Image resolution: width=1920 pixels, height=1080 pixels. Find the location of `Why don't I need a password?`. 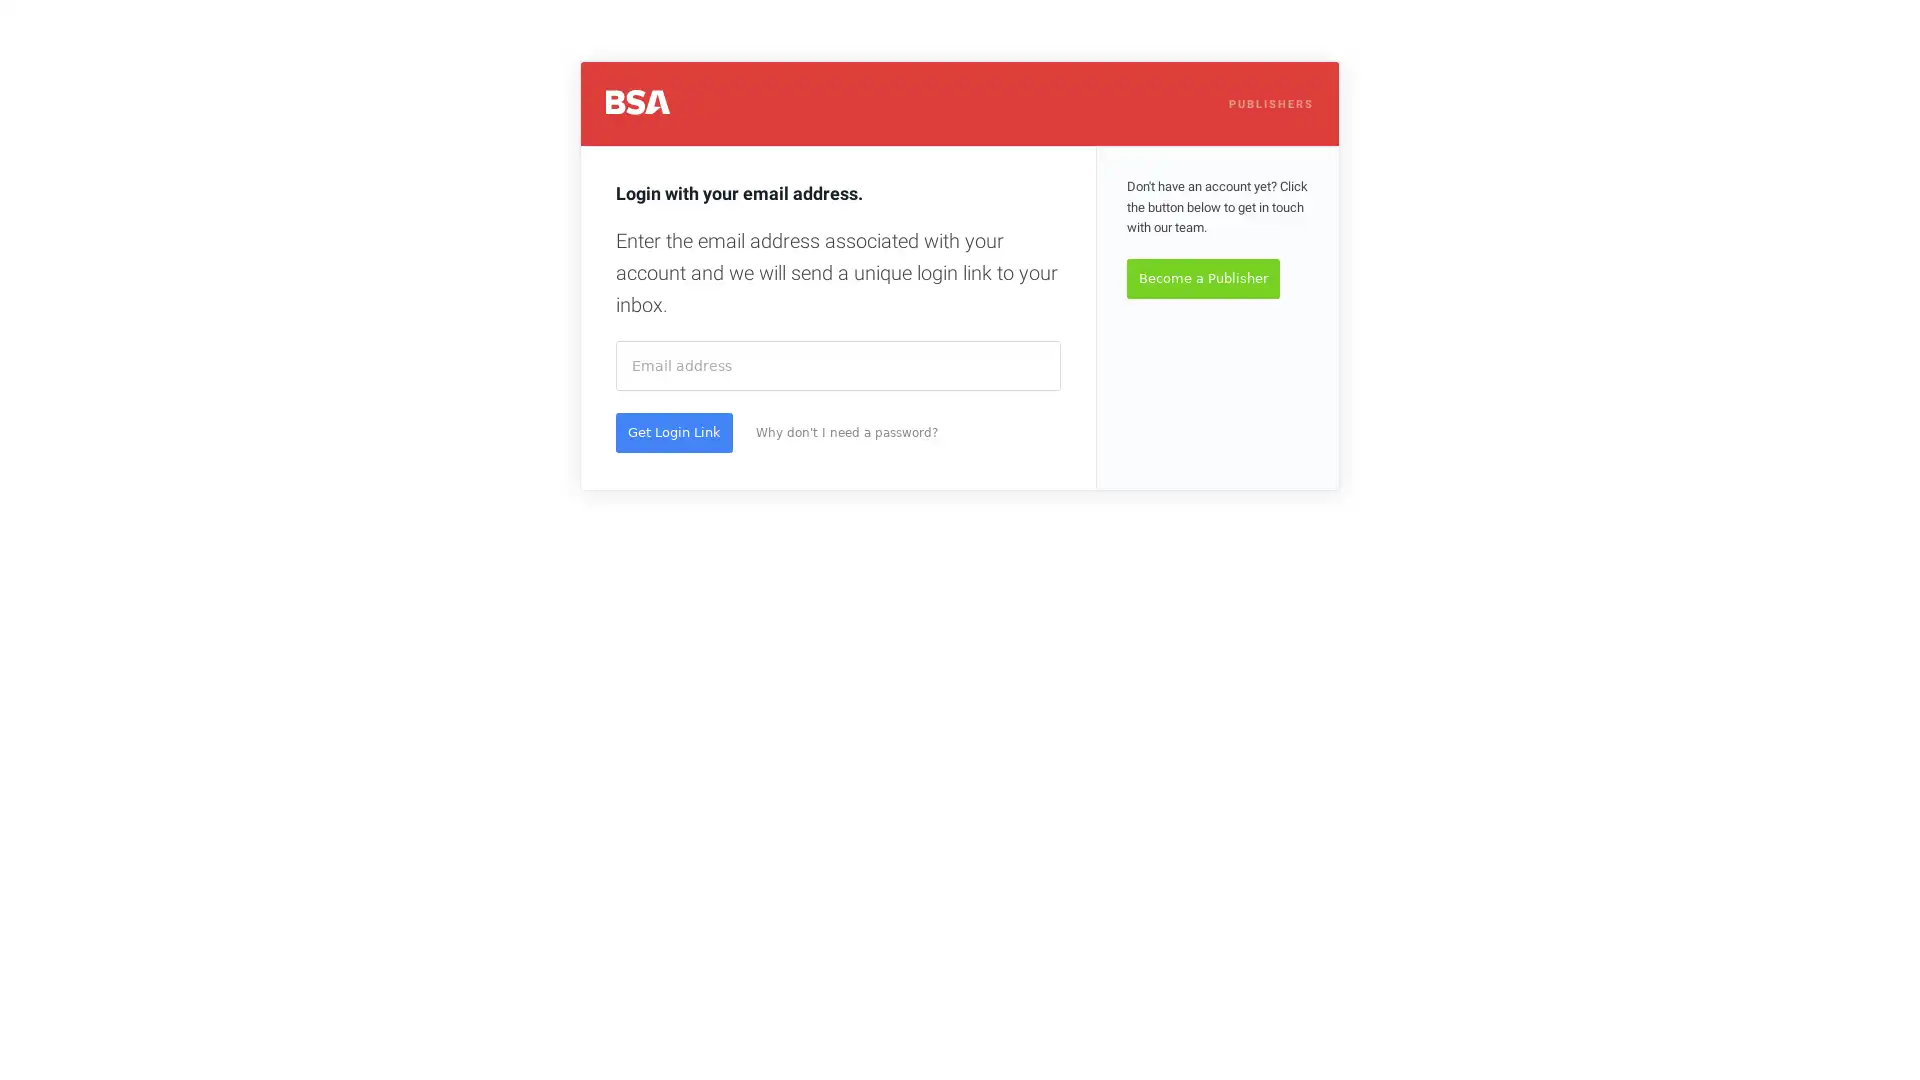

Why don't I need a password? is located at coordinates (846, 431).